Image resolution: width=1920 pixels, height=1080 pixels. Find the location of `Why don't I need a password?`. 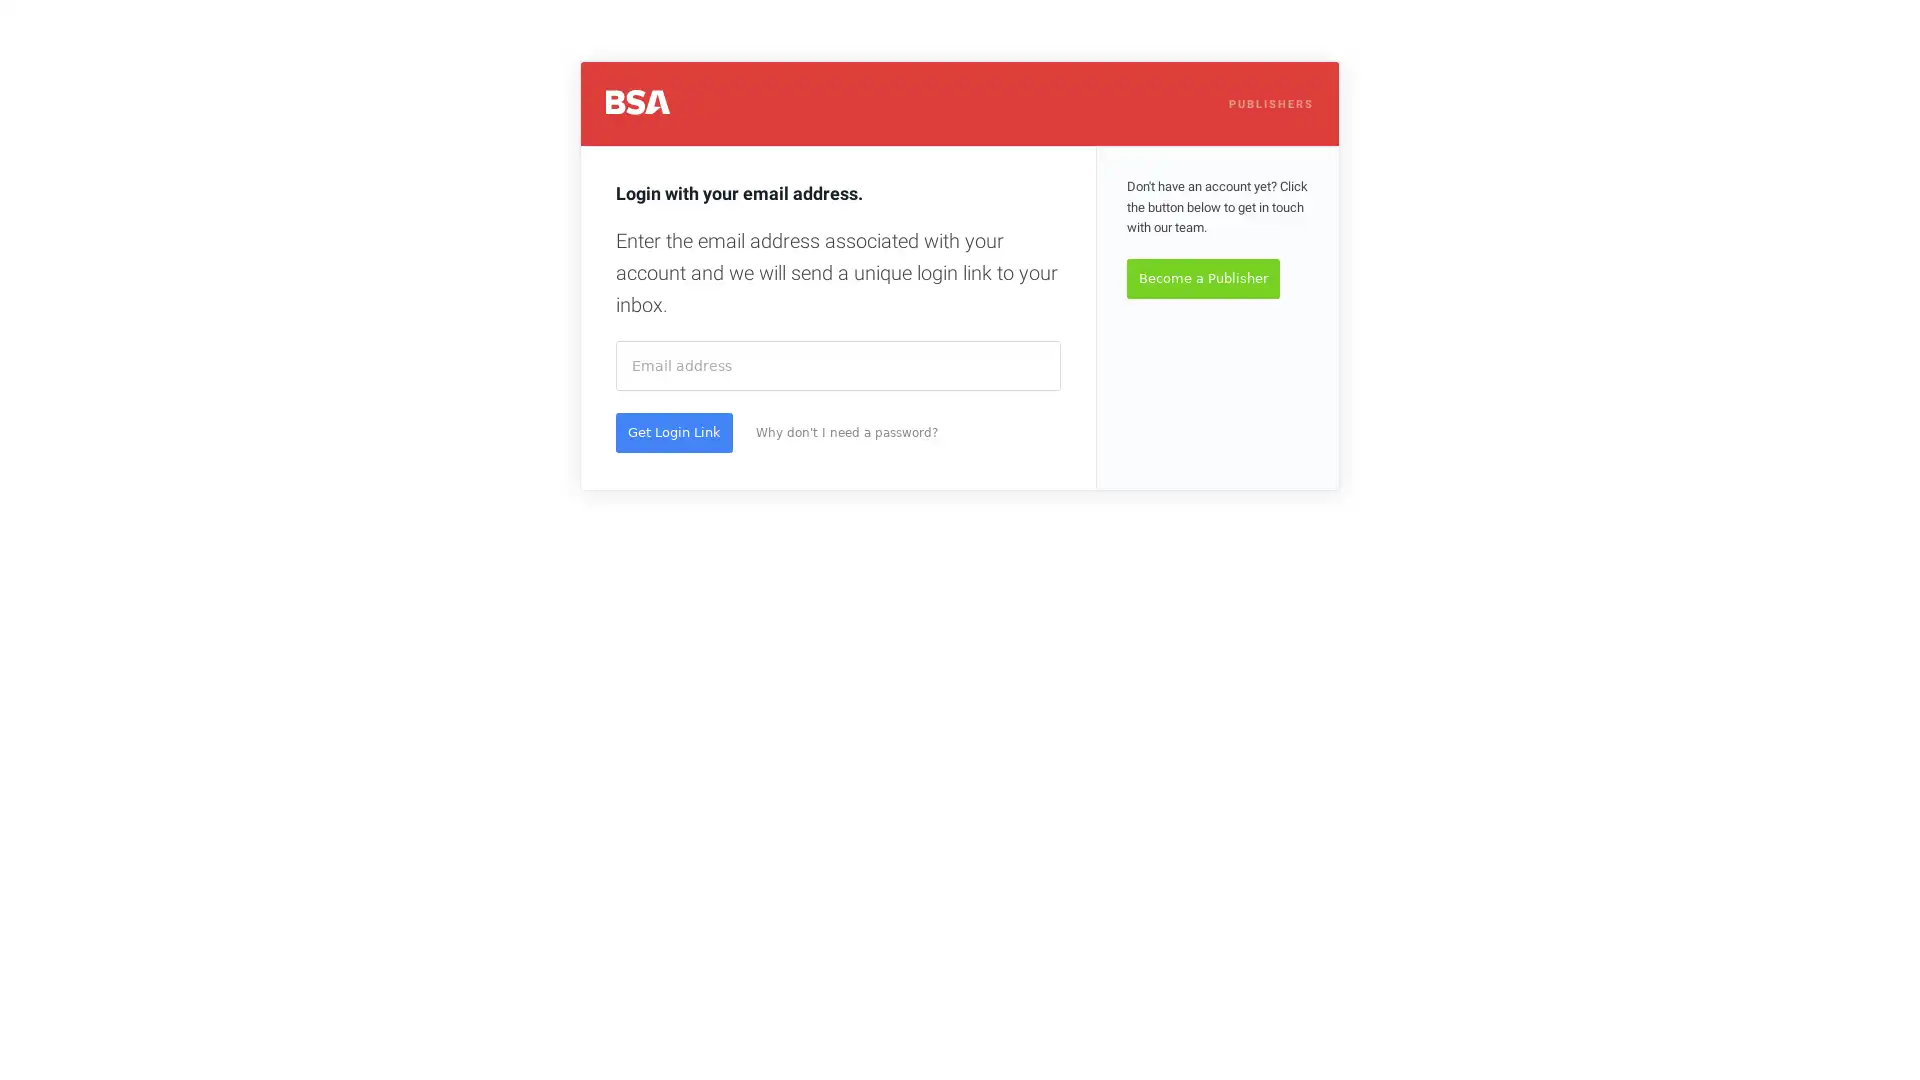

Why don't I need a password? is located at coordinates (846, 431).